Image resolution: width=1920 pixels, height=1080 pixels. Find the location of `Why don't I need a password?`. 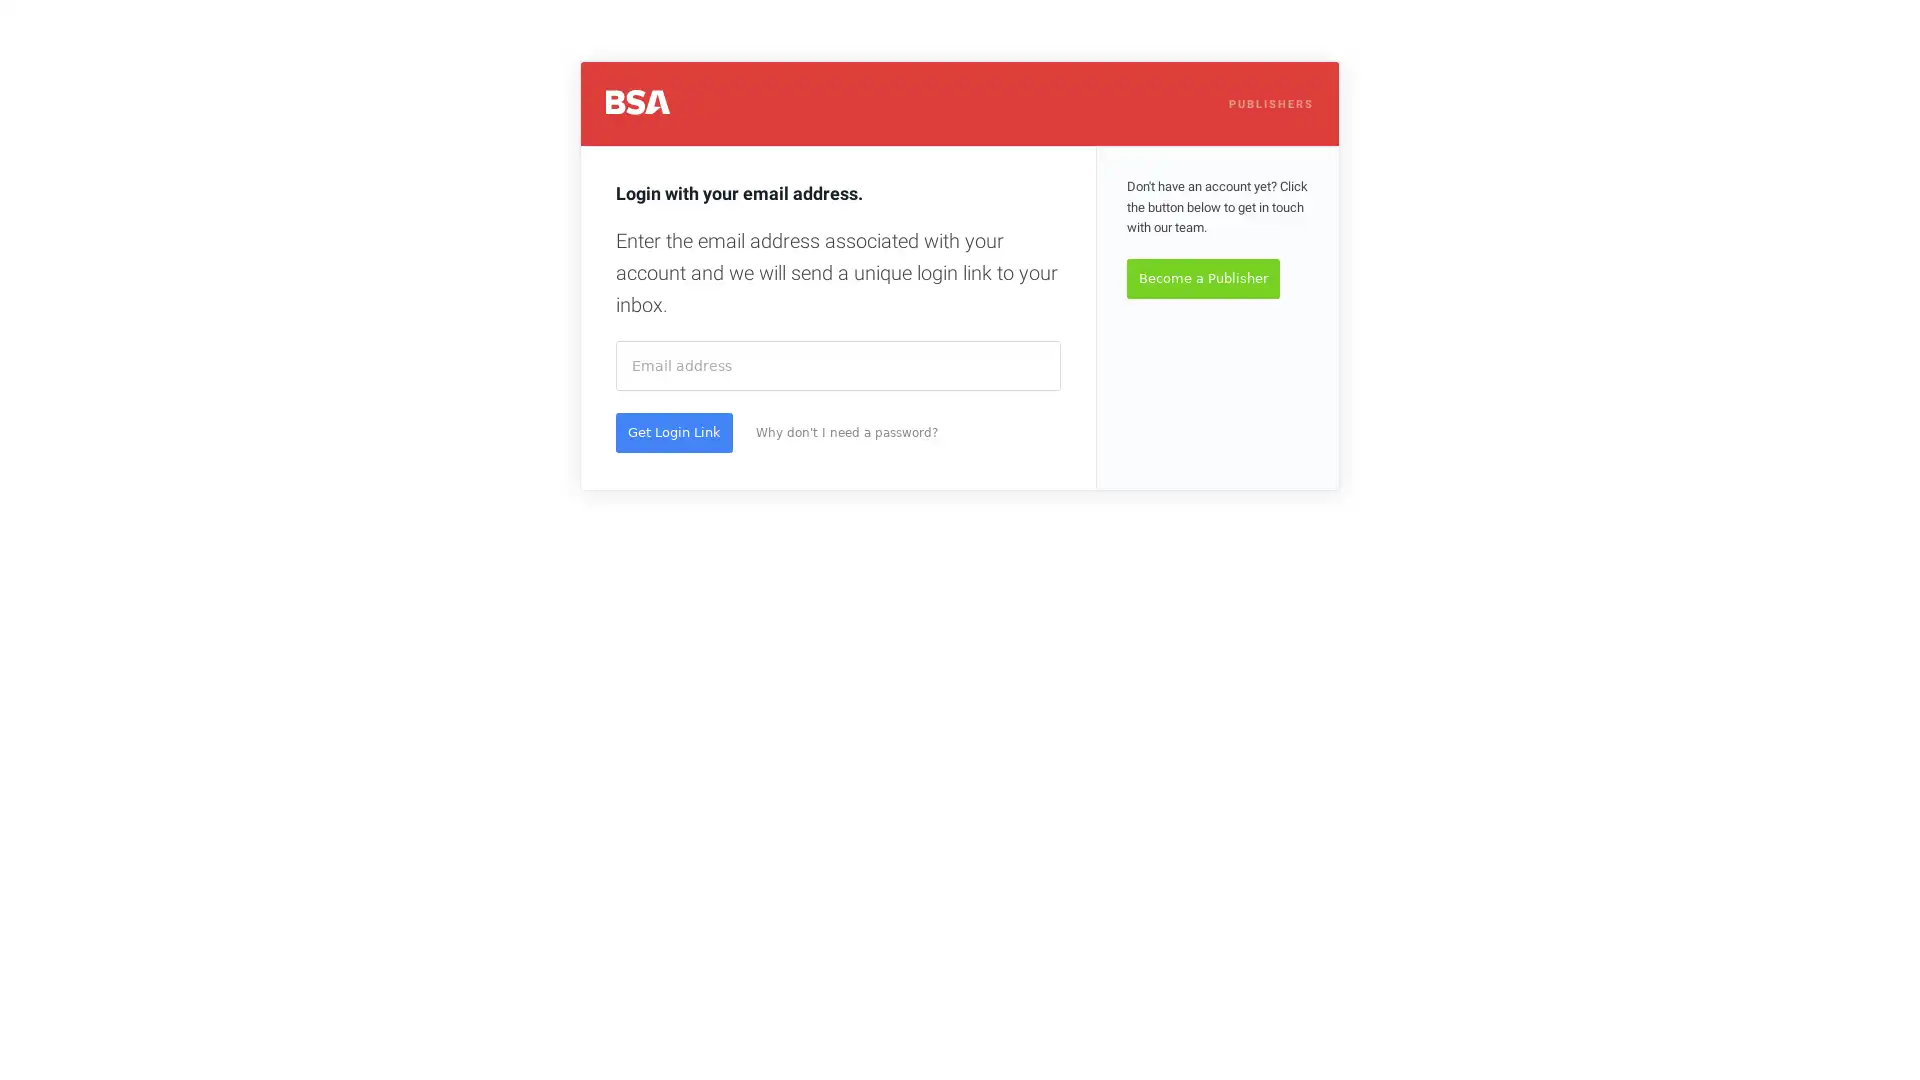

Why don't I need a password? is located at coordinates (846, 431).